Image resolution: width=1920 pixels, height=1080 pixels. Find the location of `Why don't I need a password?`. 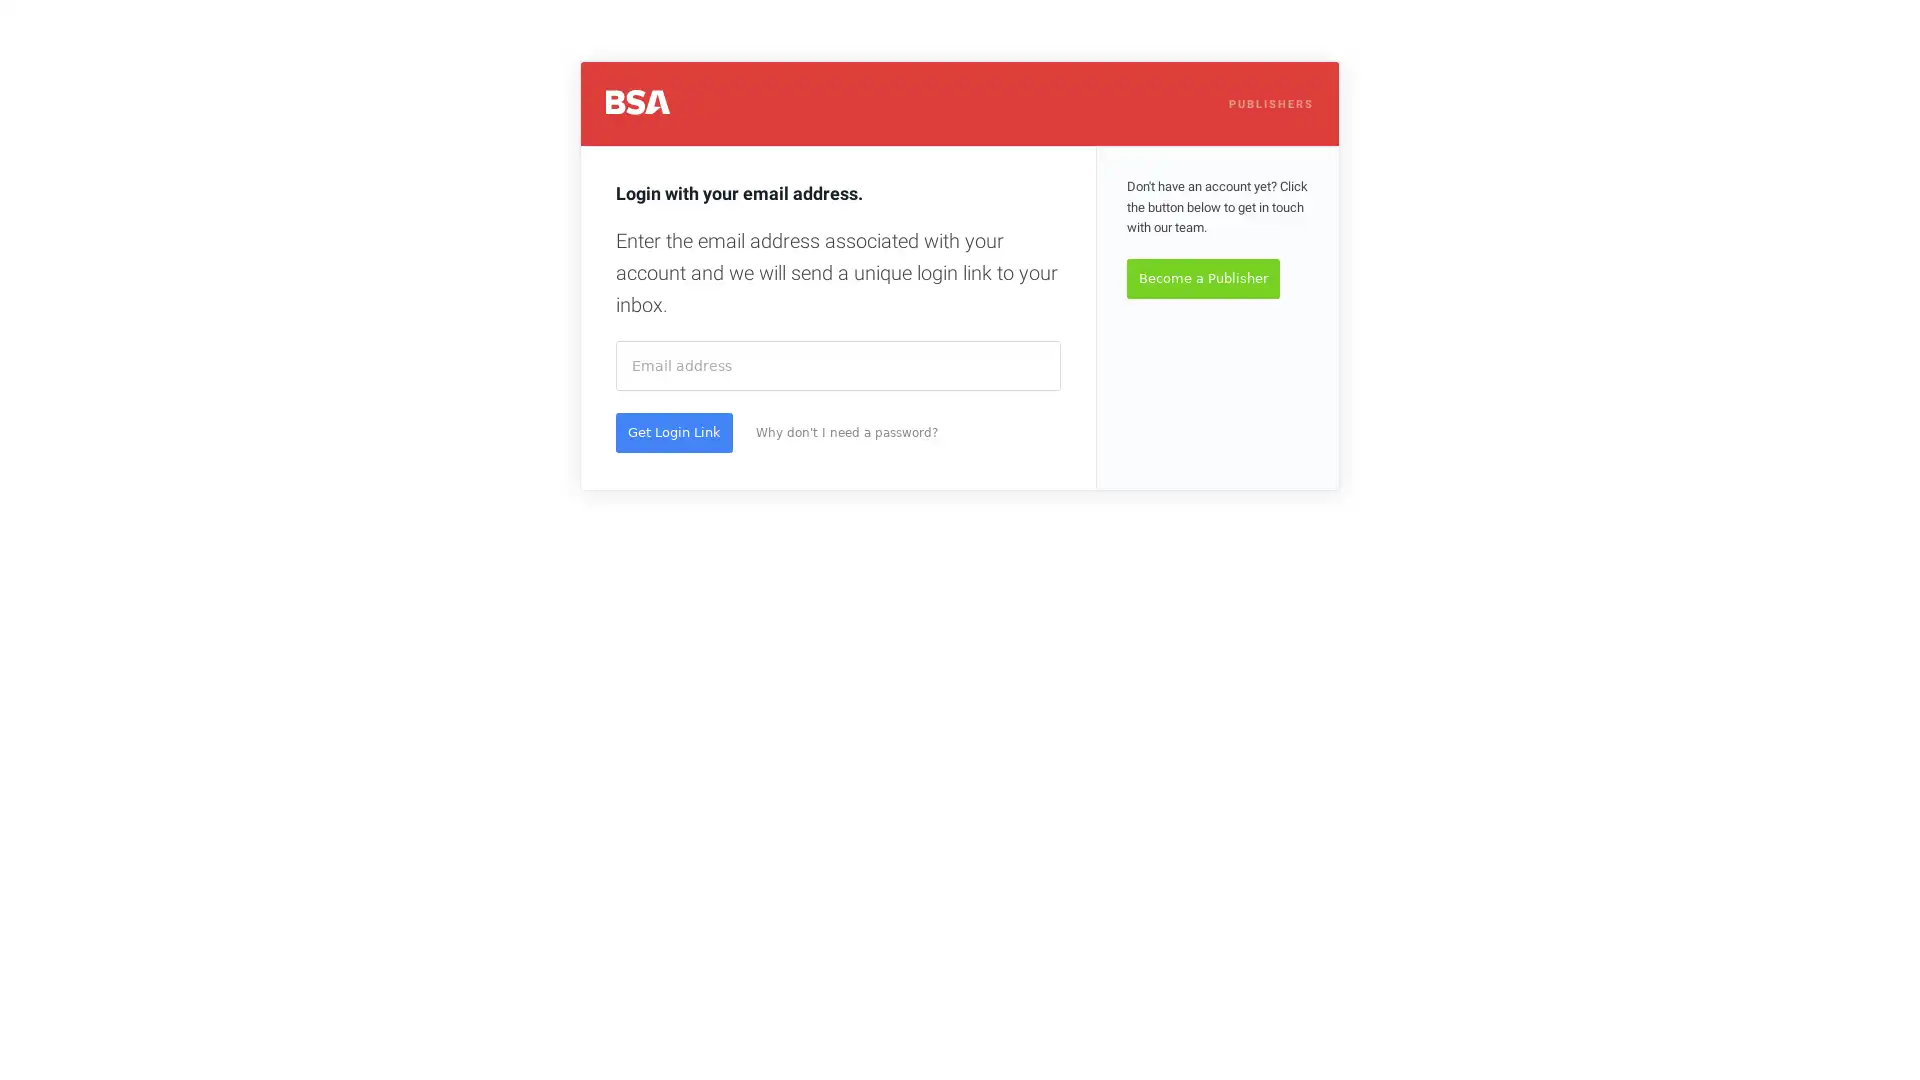

Why don't I need a password? is located at coordinates (846, 431).